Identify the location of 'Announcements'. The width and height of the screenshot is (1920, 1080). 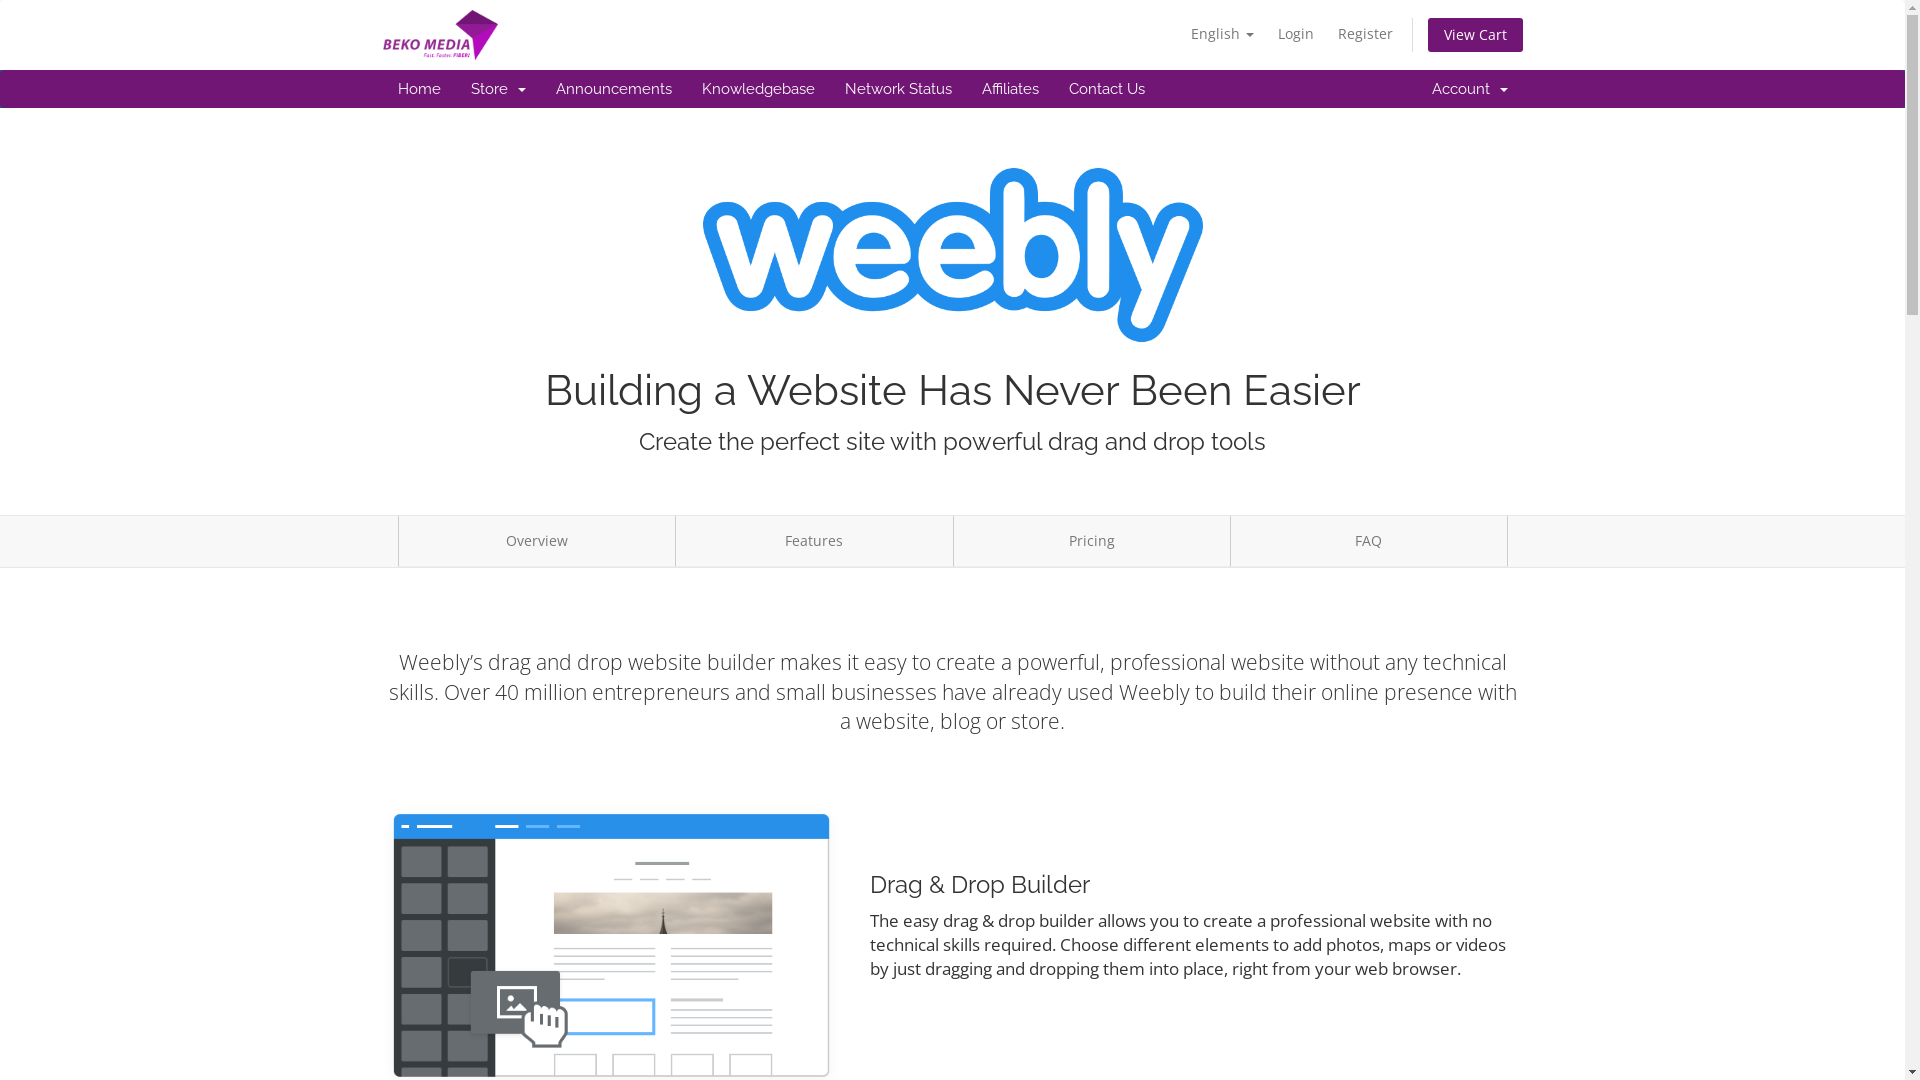
(612, 87).